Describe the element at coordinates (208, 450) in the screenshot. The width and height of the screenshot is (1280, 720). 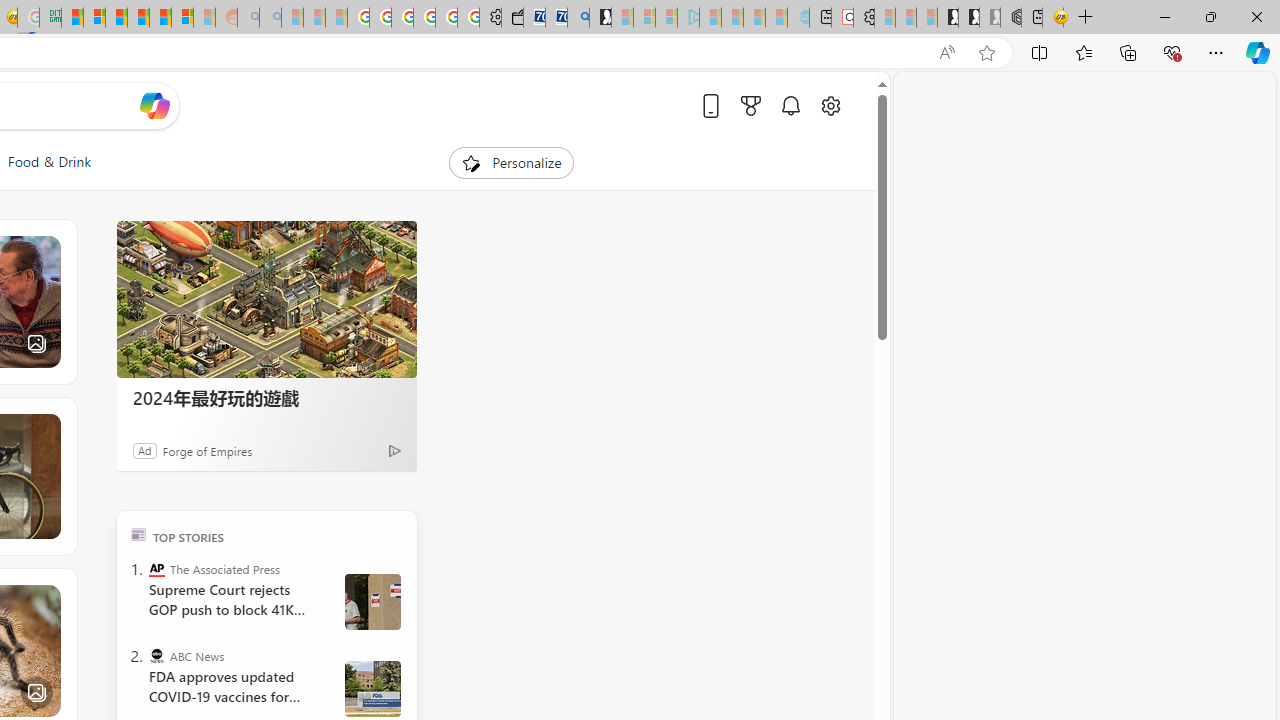
I see `'Forge of Empires'` at that location.